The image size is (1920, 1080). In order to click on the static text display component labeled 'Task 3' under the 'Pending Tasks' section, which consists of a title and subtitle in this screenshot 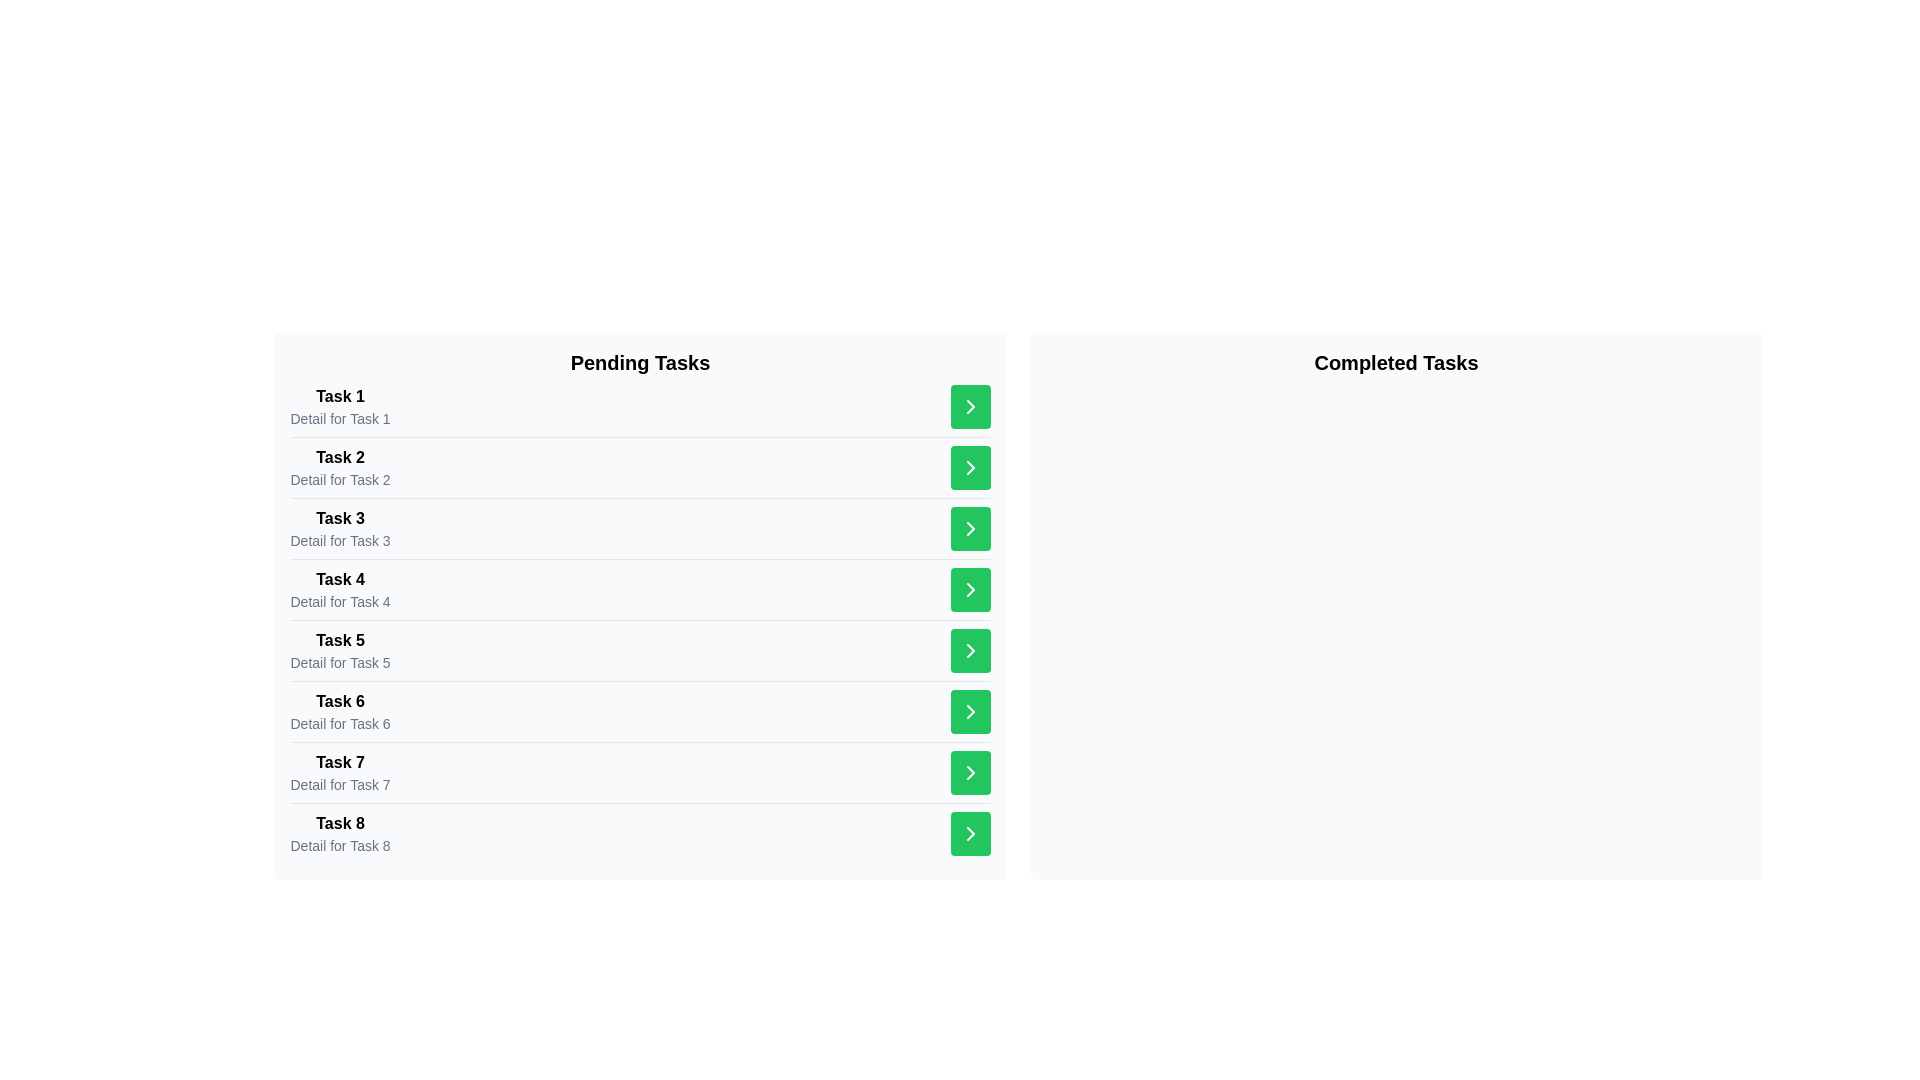, I will do `click(340, 527)`.